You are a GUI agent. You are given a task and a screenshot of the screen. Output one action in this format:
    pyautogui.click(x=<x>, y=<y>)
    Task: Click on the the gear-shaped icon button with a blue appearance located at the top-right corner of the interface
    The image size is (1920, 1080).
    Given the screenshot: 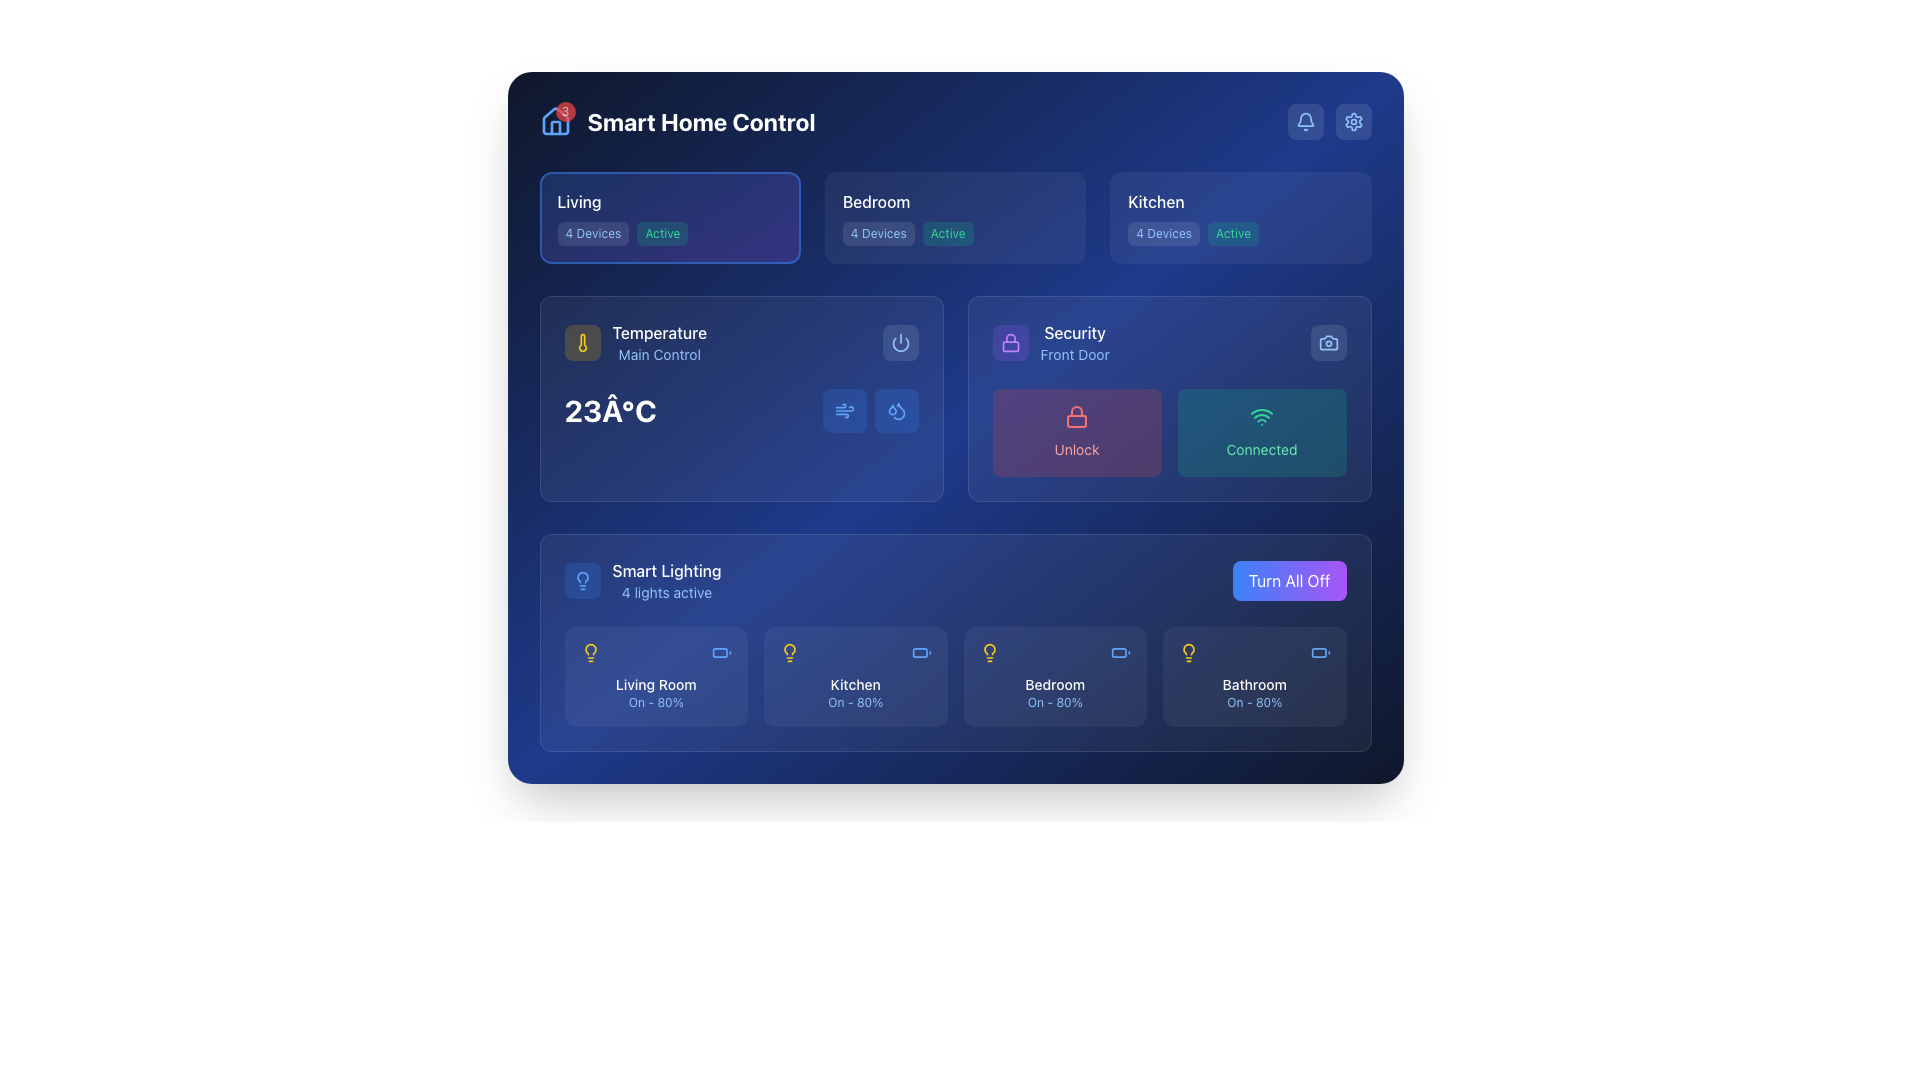 What is the action you would take?
    pyautogui.click(x=1353, y=122)
    